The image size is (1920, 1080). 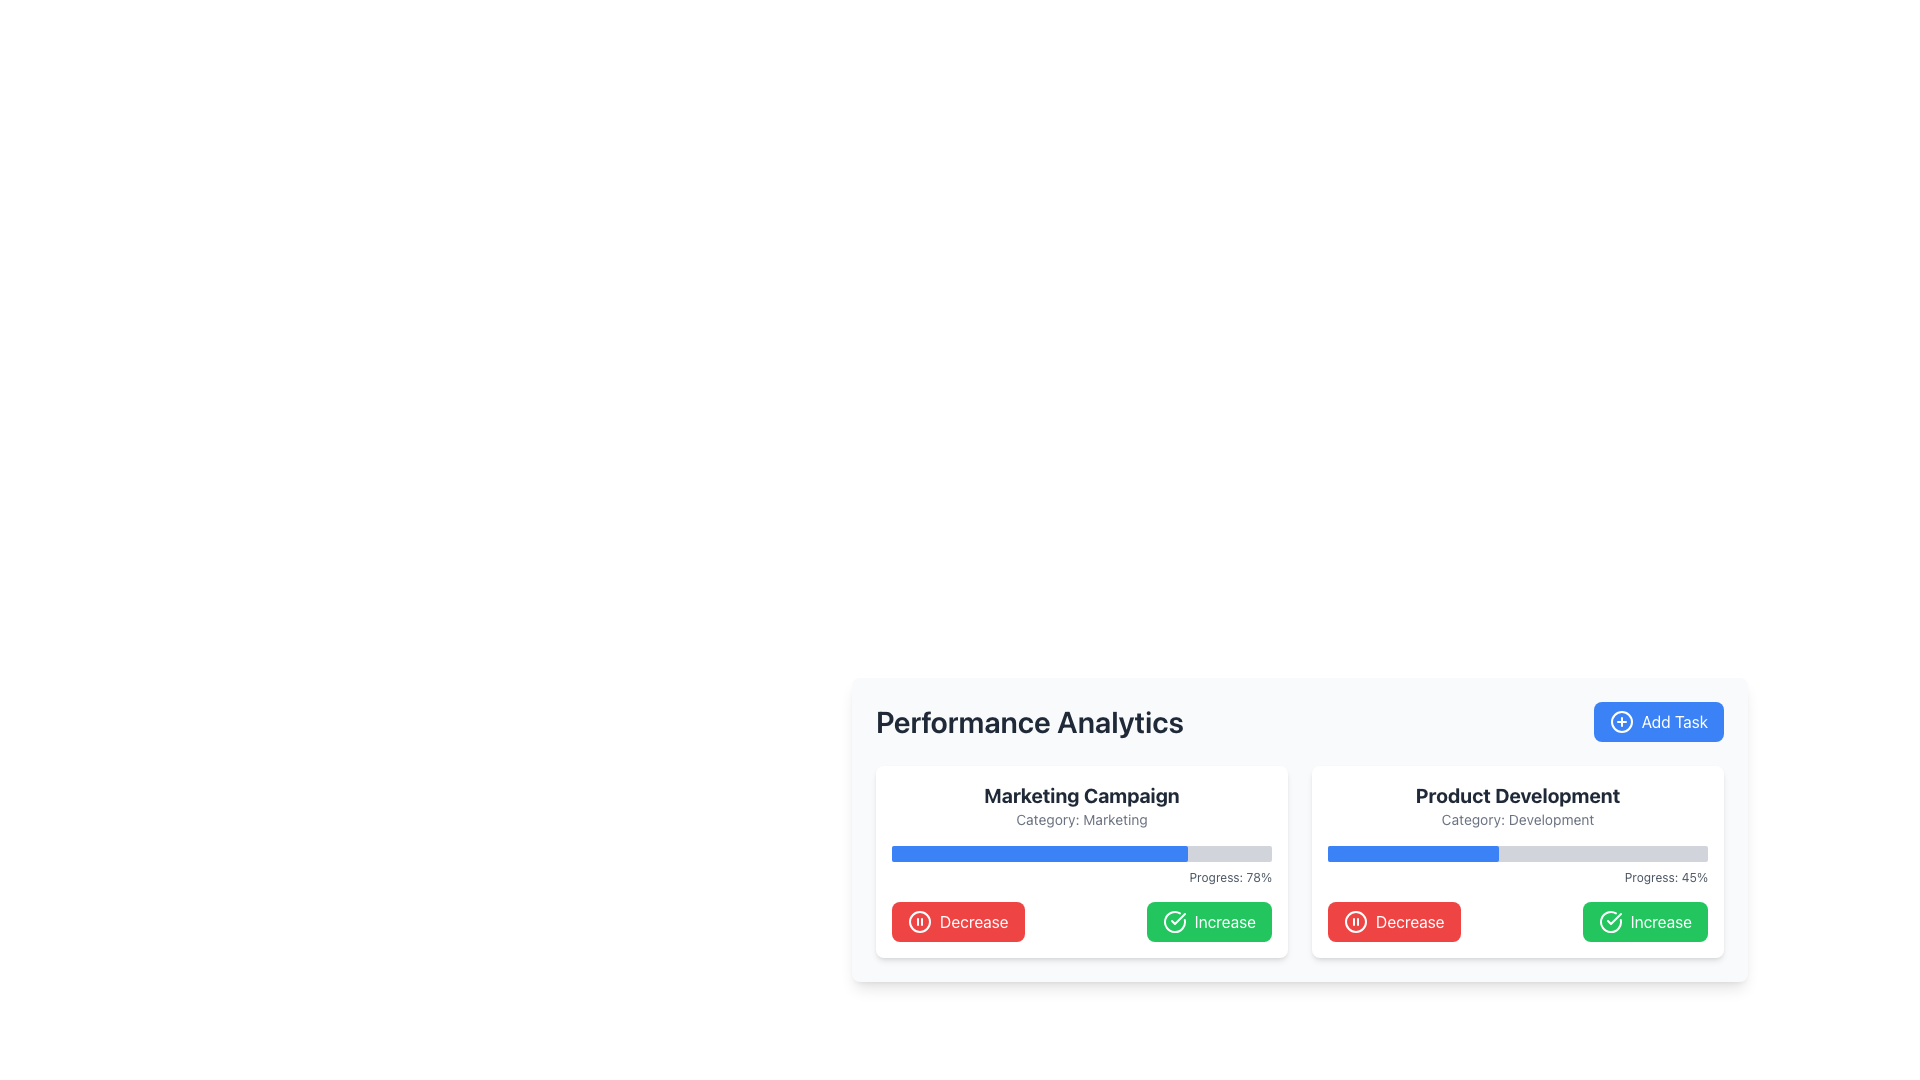 I want to click on the circular icon with a plus sign in the center, which has a blue background and white border, located next to the 'Add Task' text in the top-right corner of the 'Performance Analytics' section, so click(x=1621, y=721).